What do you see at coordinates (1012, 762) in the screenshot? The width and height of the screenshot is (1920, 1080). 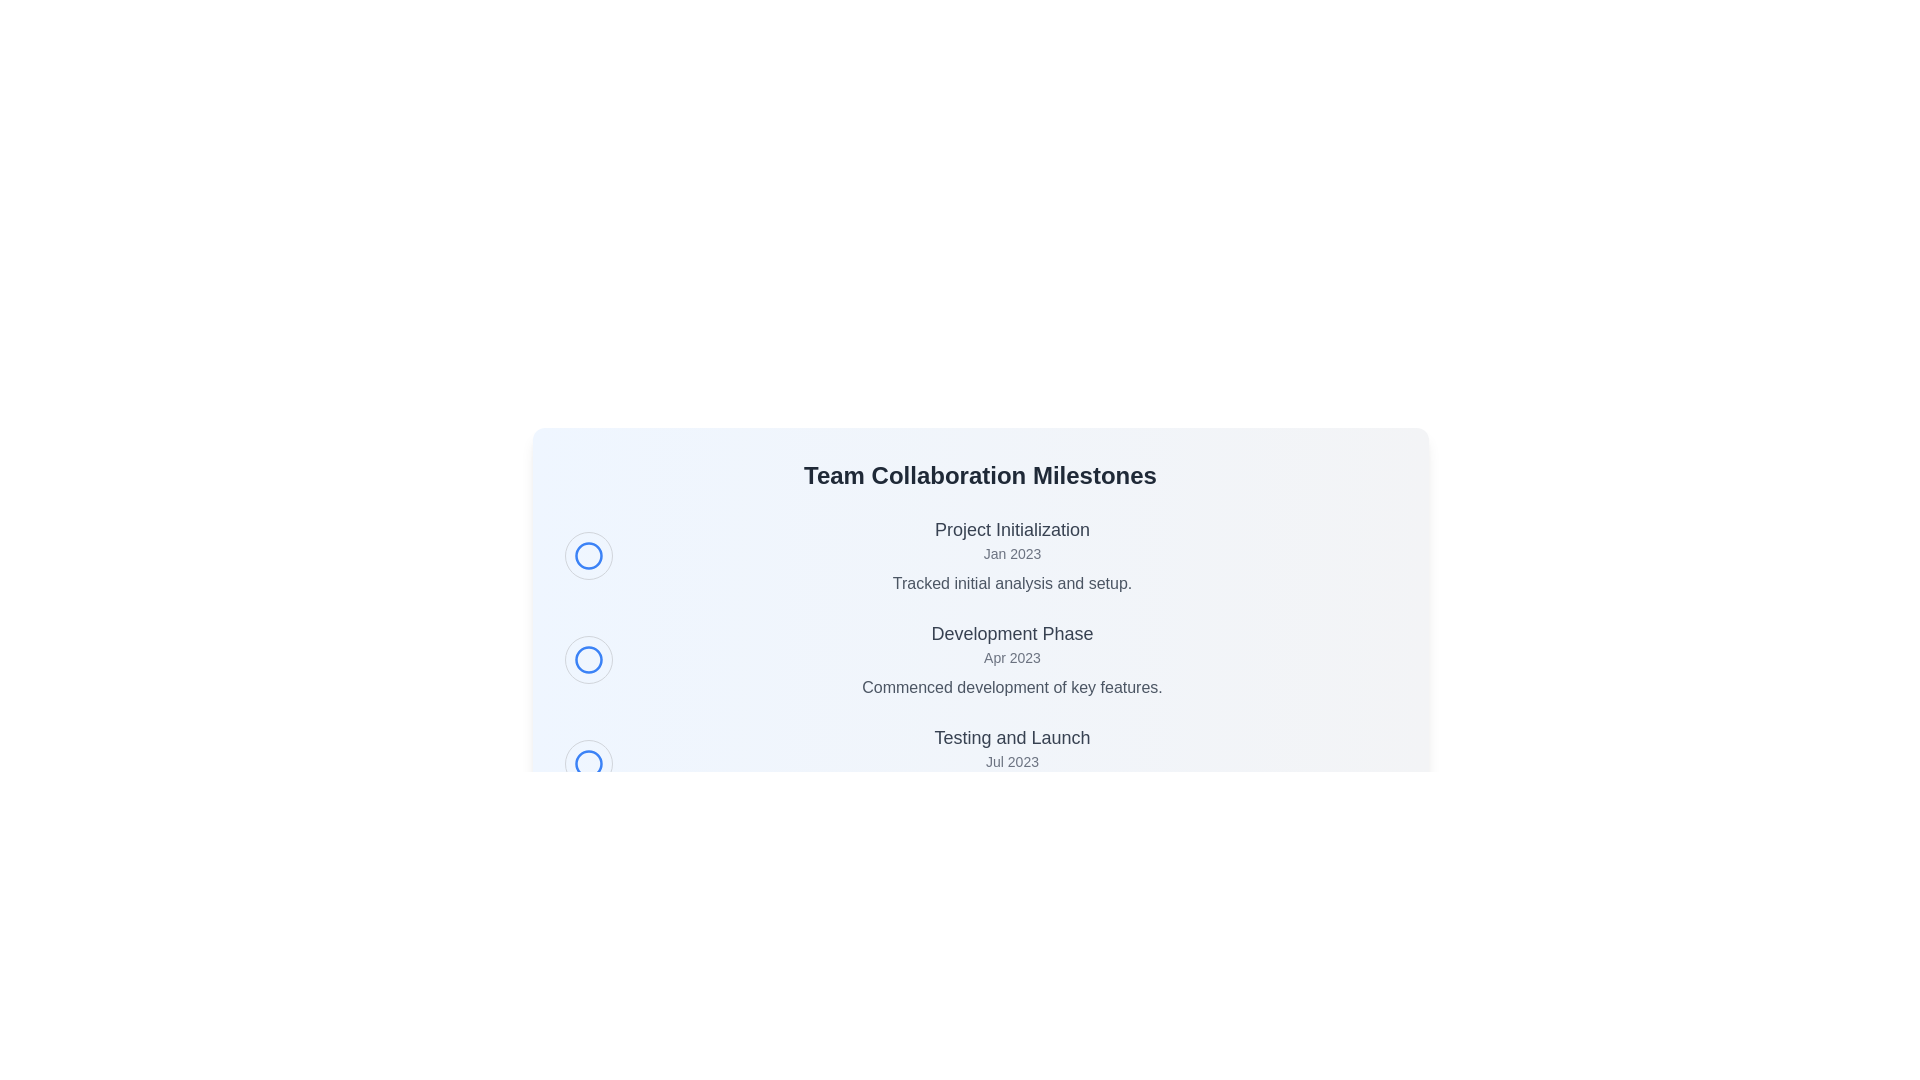 I see `the small text label displaying the date 'Jul 2023', which is positioned below the heading 'Testing and Launch' and above the descriptive text 'Completed thorough tests and initiated rollout'` at bounding box center [1012, 762].